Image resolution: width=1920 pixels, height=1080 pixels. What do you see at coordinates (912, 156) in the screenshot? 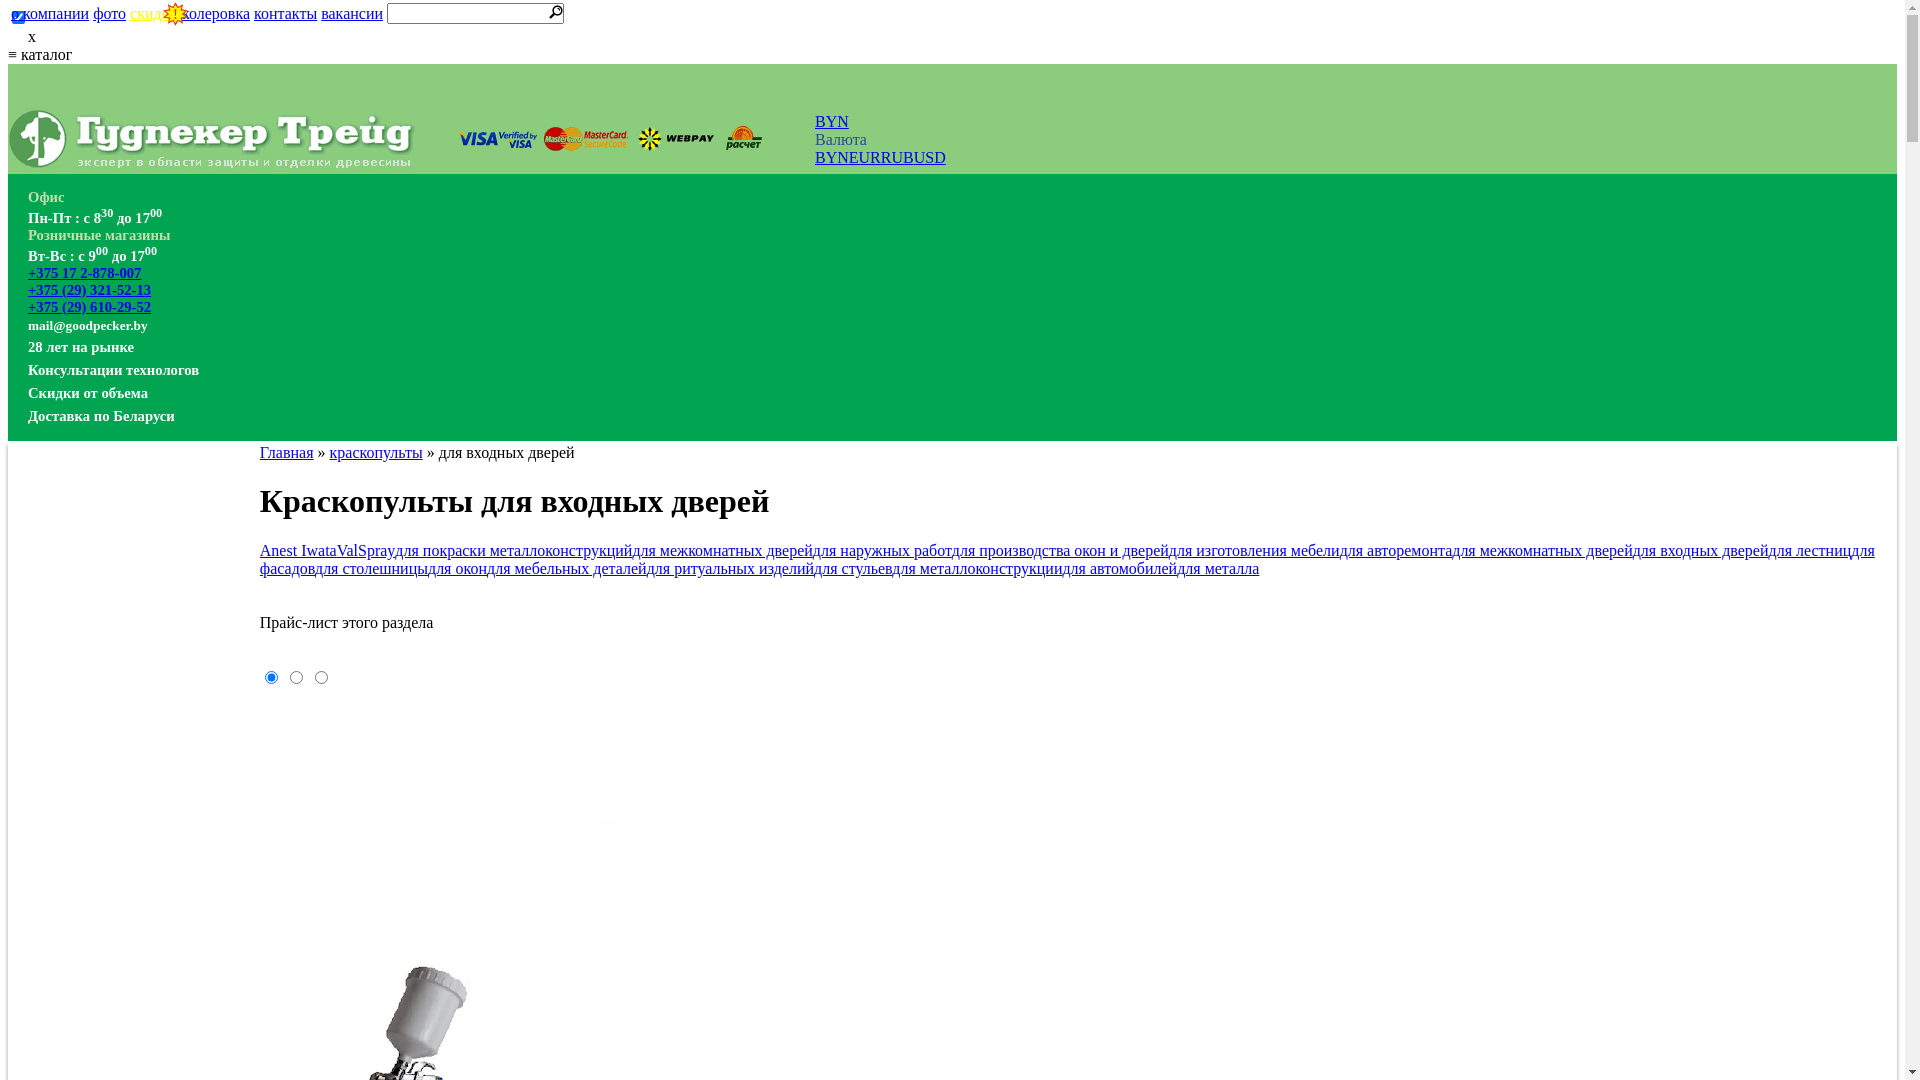
I see `'USD'` at bounding box center [912, 156].